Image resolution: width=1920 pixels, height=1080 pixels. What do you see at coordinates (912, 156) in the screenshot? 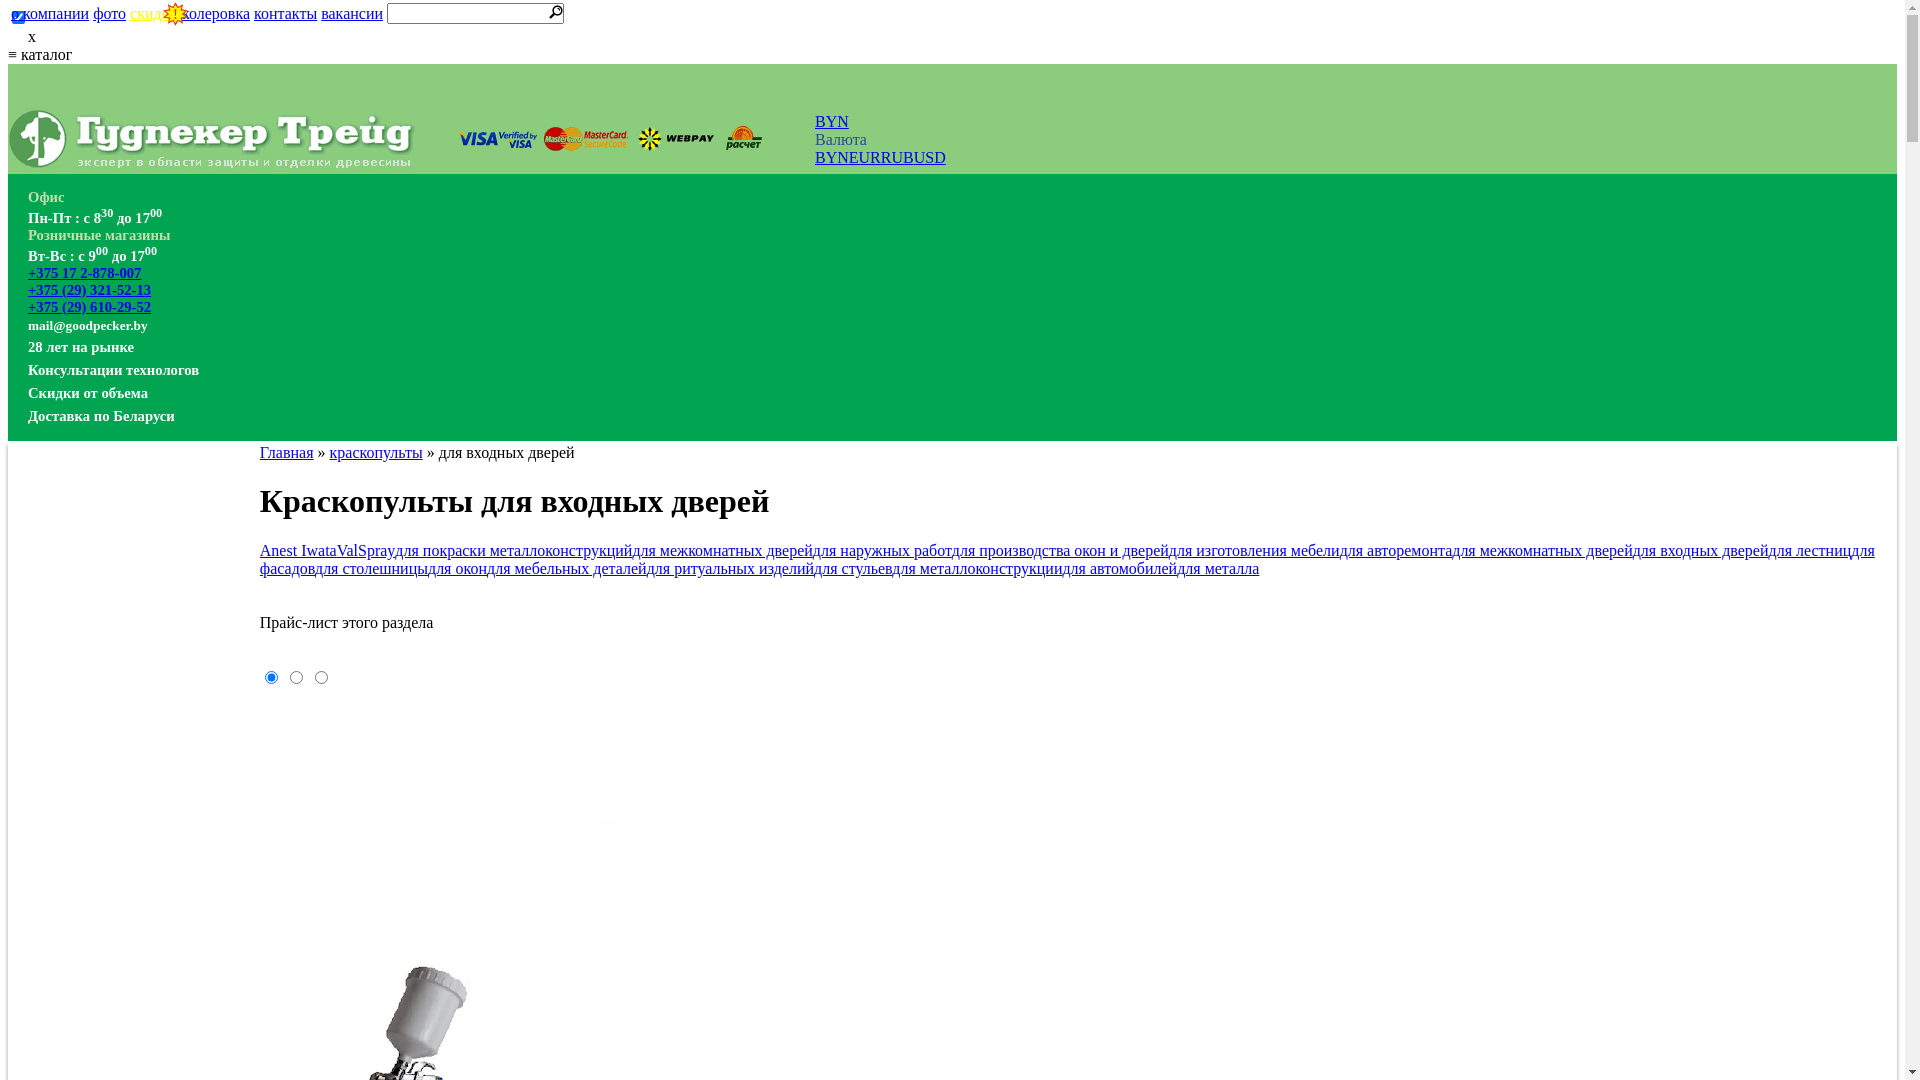
I see `'USD'` at bounding box center [912, 156].